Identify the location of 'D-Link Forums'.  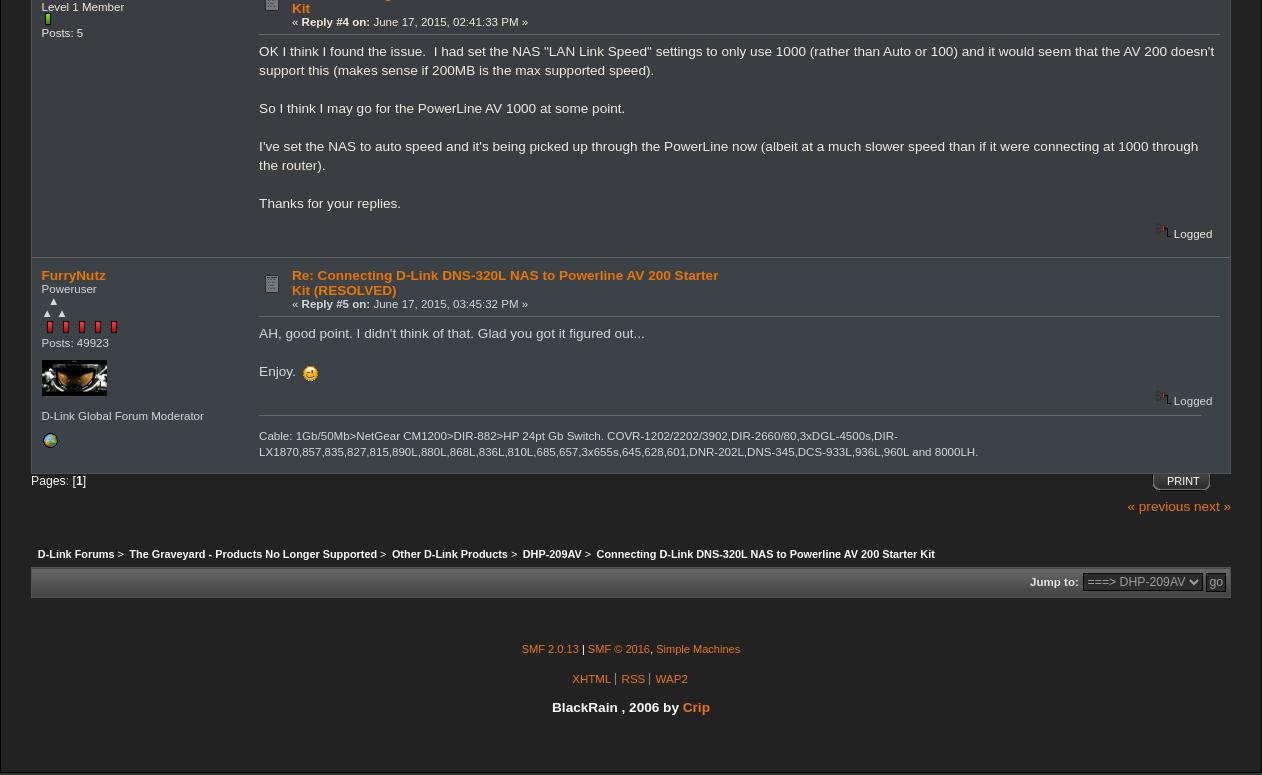
(74, 553).